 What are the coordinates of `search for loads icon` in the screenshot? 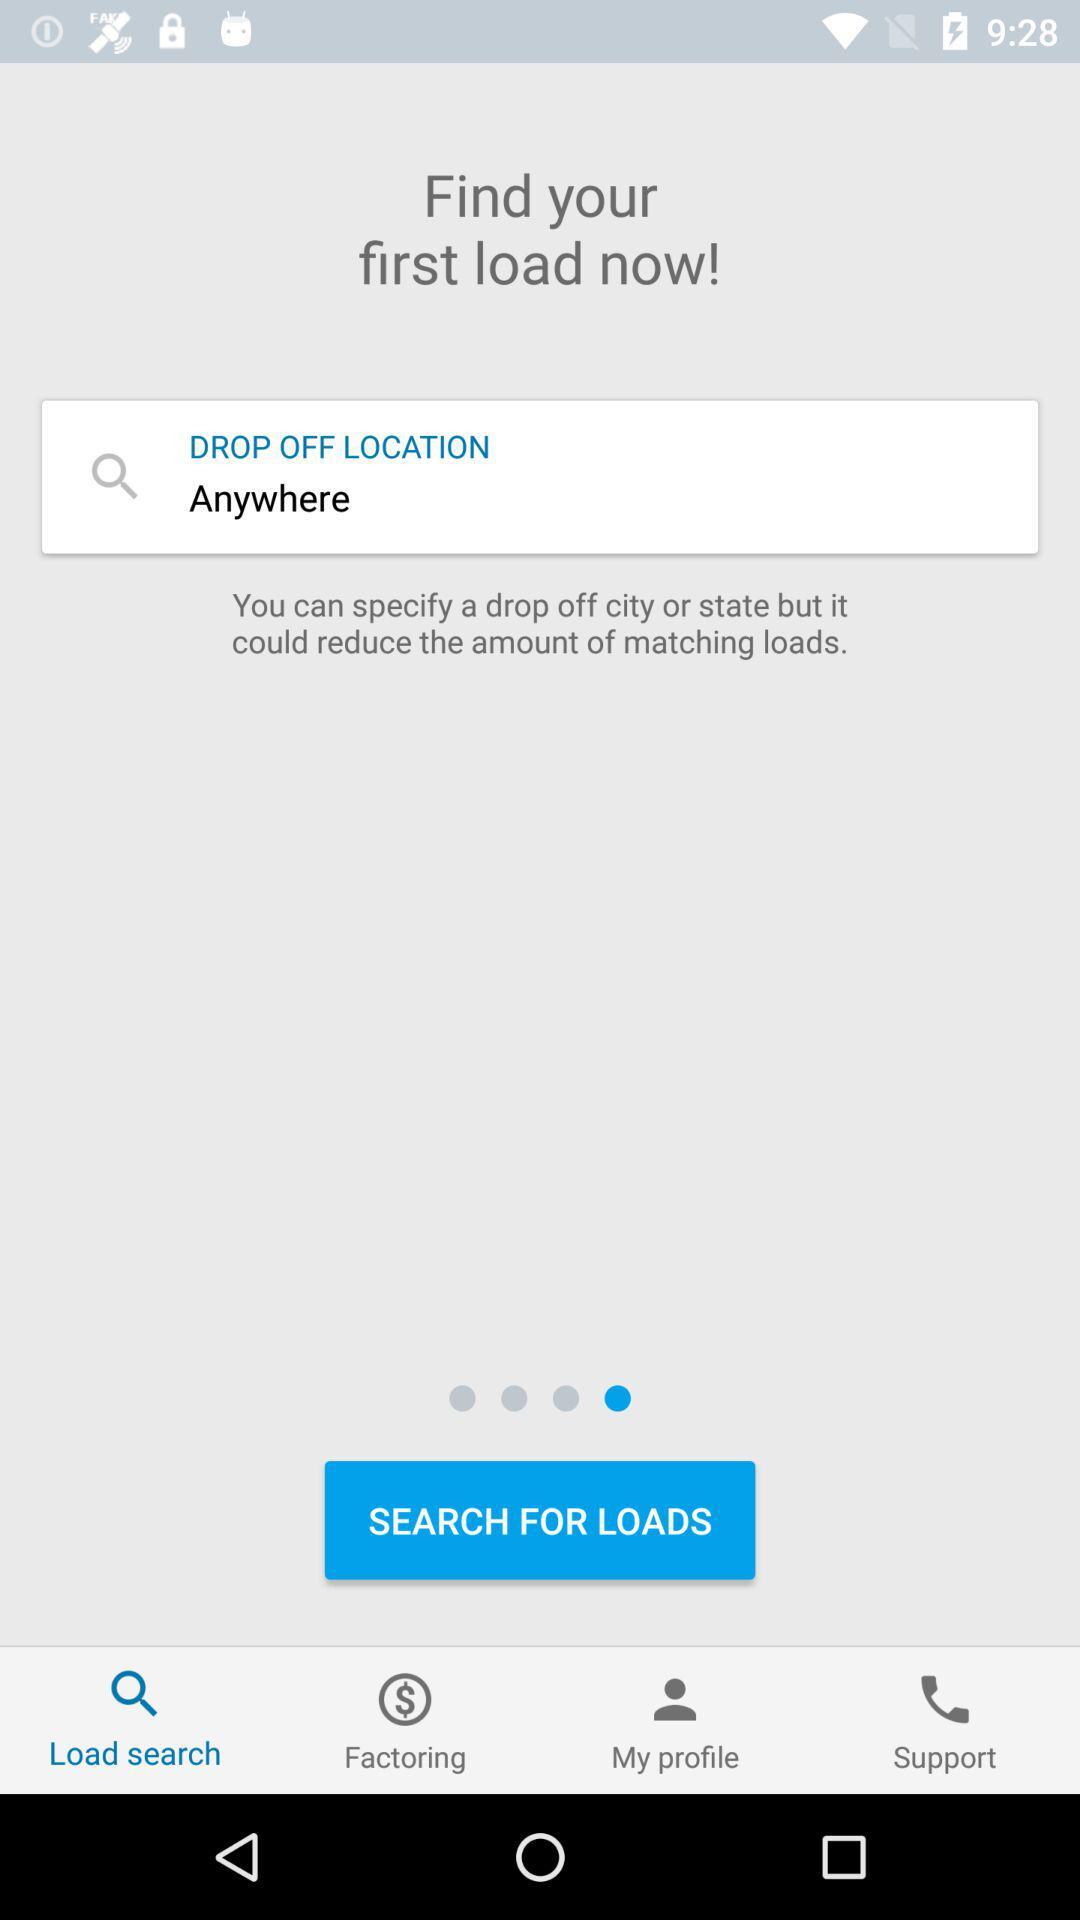 It's located at (540, 1520).